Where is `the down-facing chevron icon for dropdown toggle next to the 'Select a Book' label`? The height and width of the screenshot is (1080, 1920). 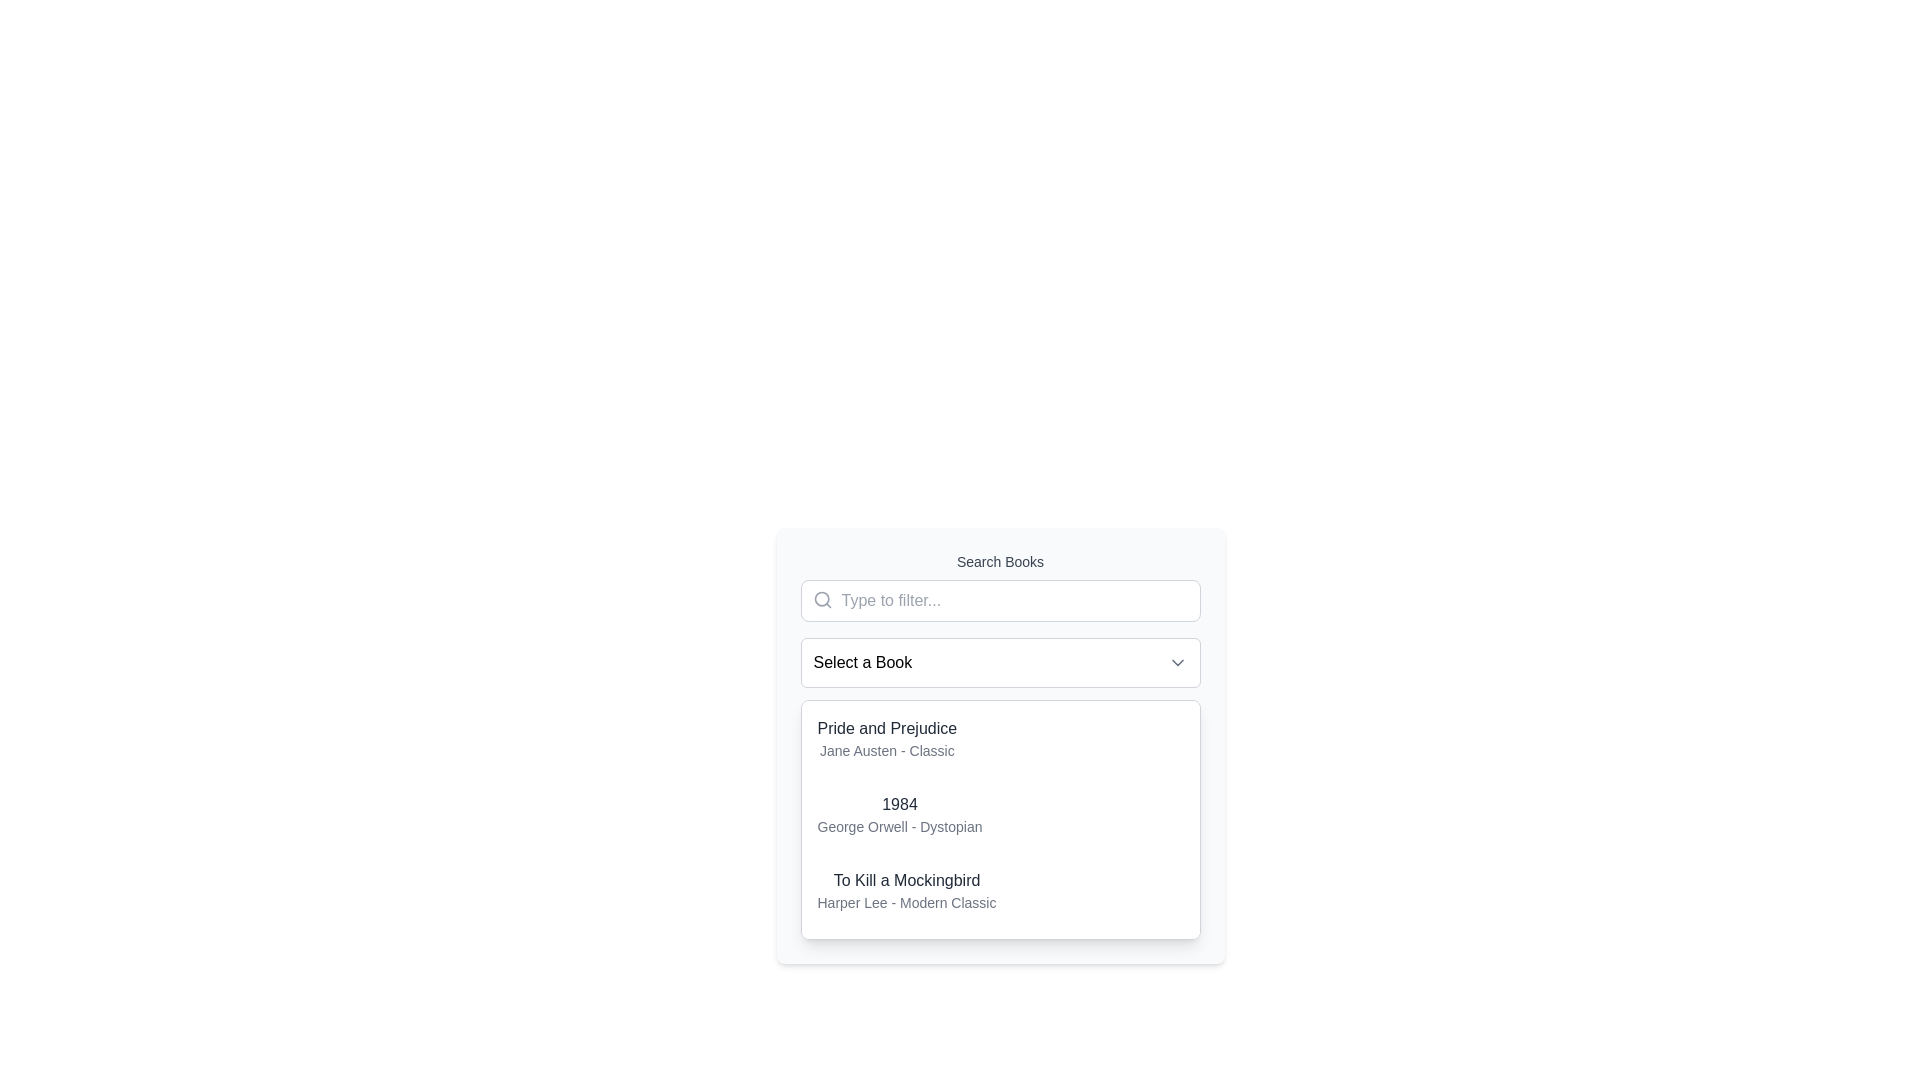 the down-facing chevron icon for dropdown toggle next to the 'Select a Book' label is located at coordinates (1177, 663).